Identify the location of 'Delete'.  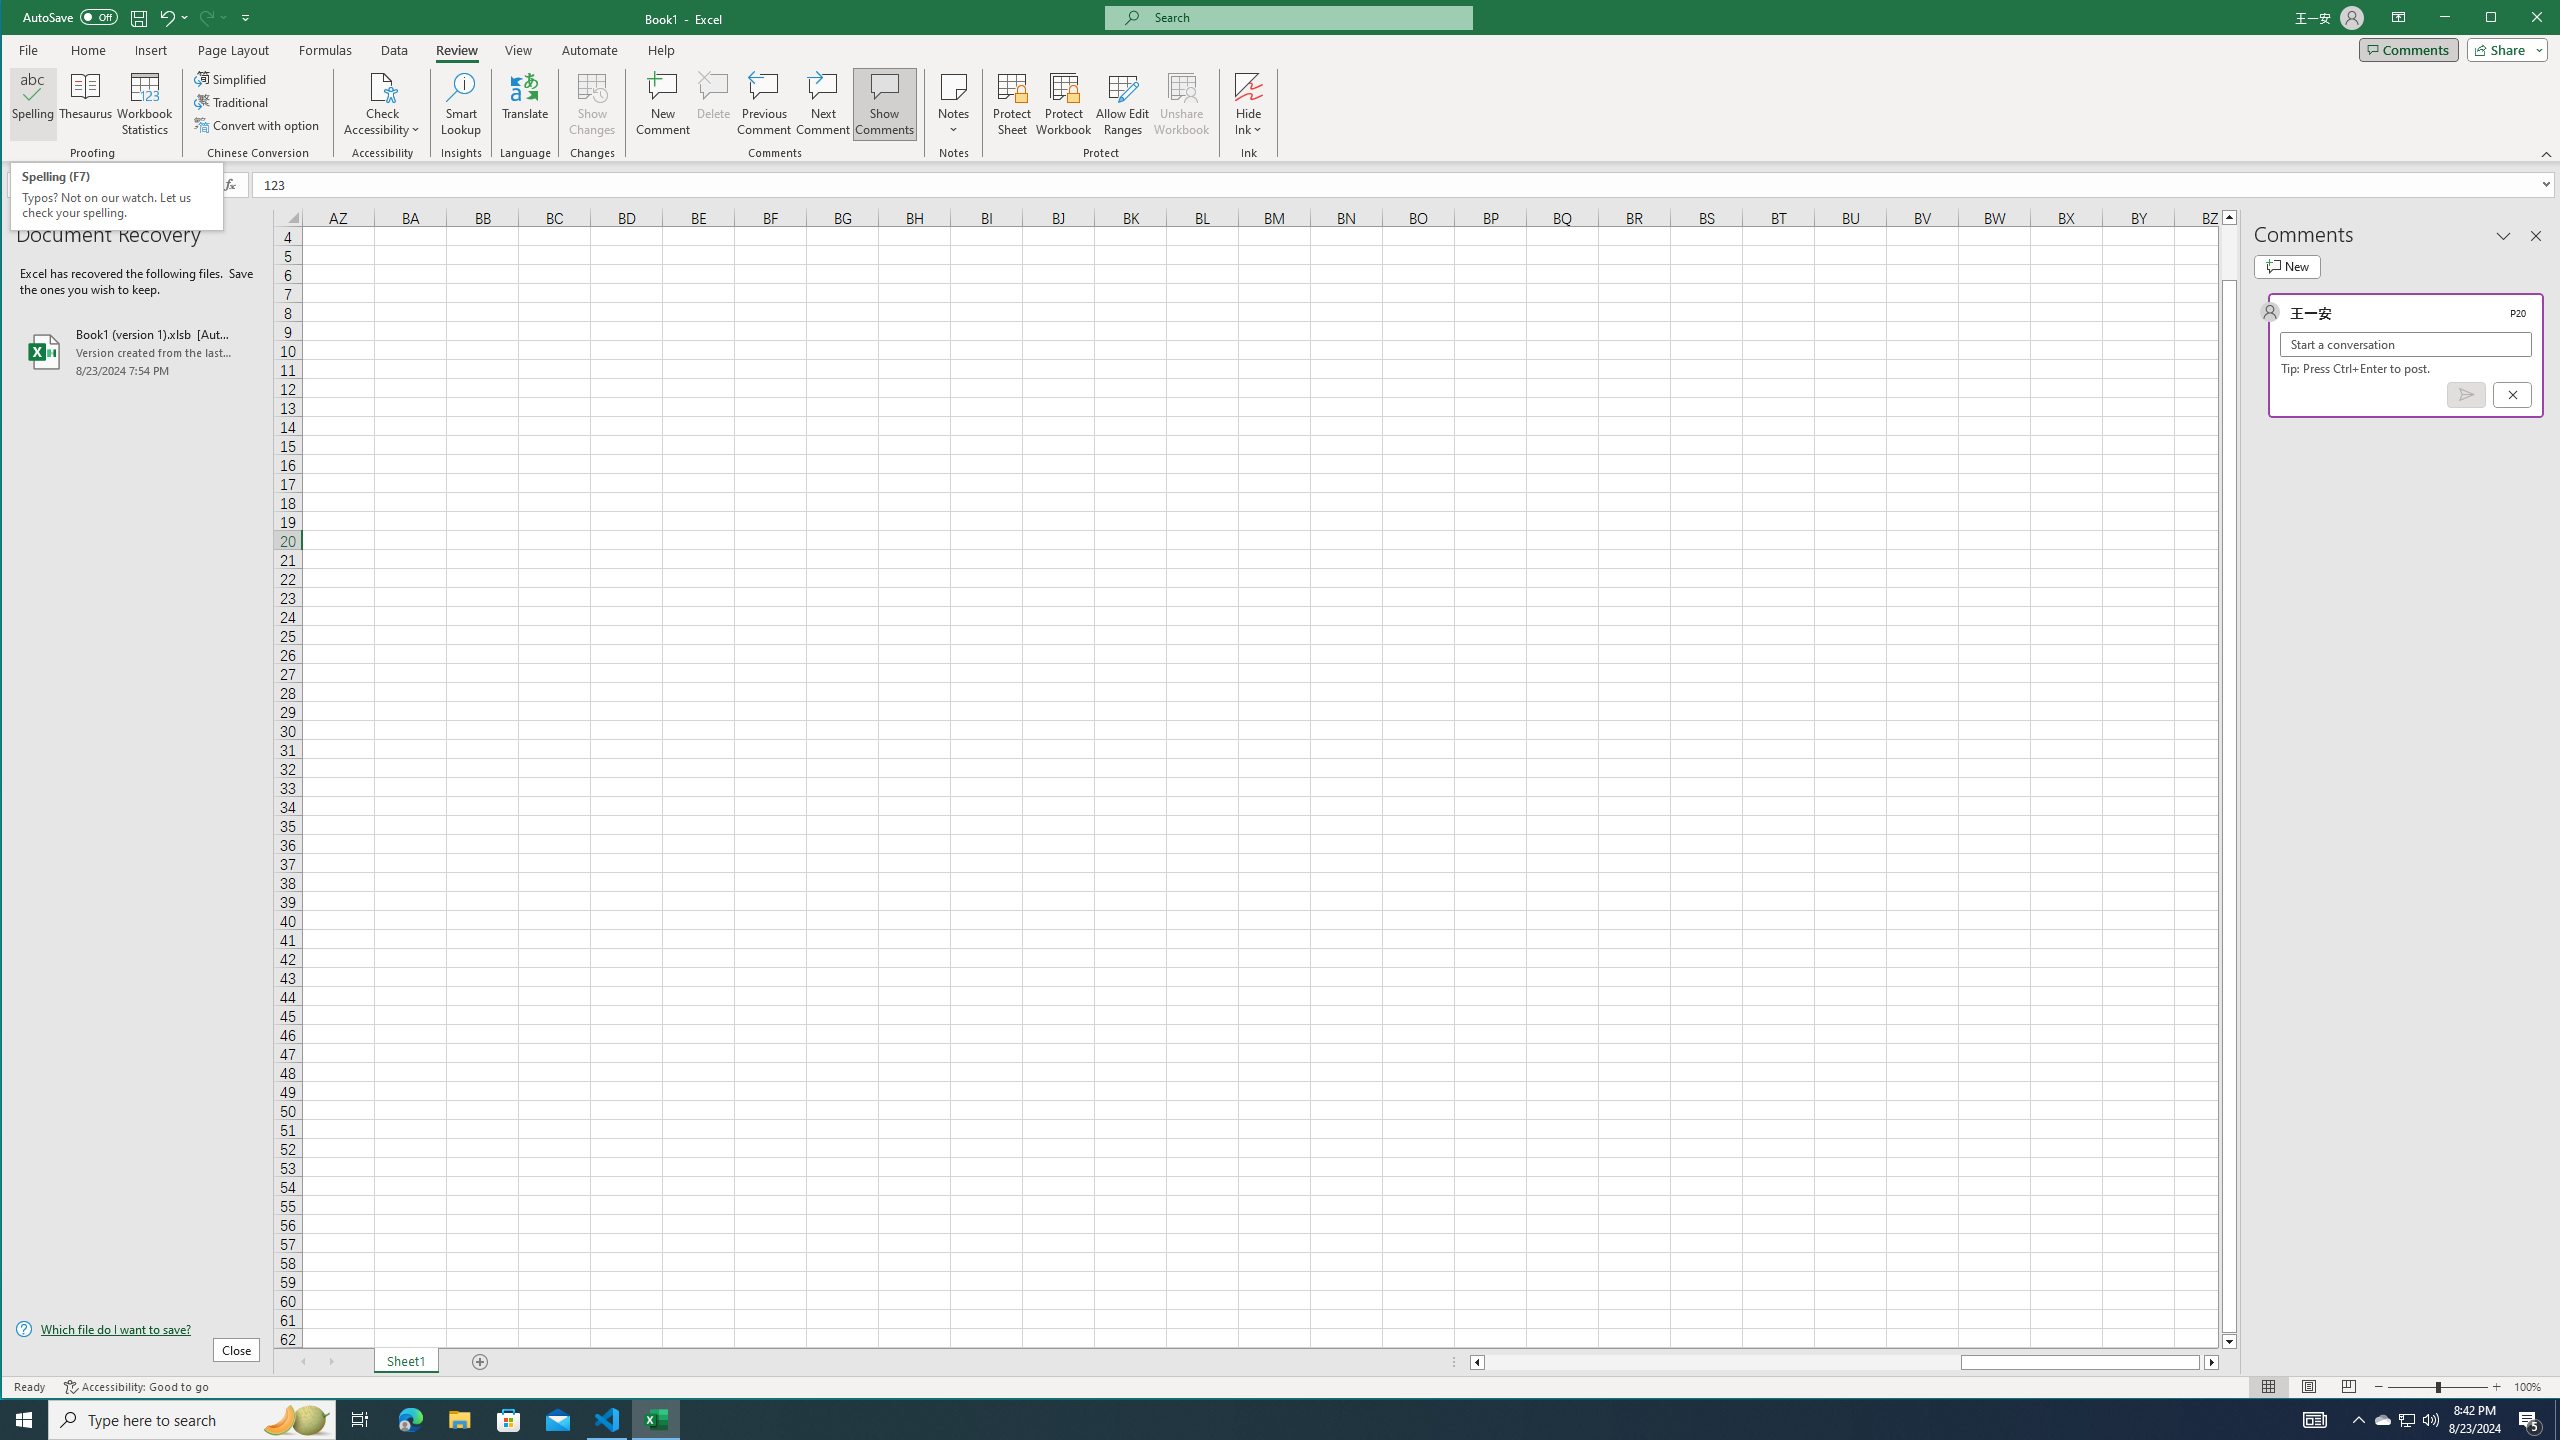
(713, 103).